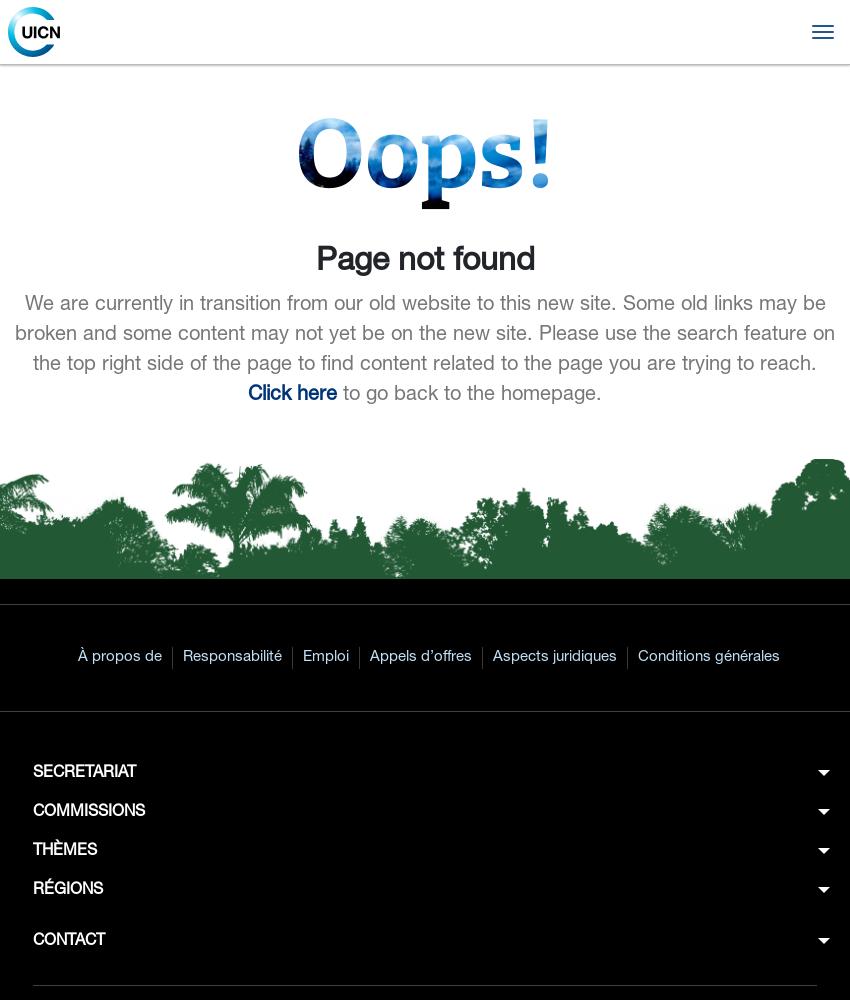 This screenshot has width=850, height=1000. What do you see at coordinates (424, 154) in the screenshot?
I see `'Oops!'` at bounding box center [424, 154].